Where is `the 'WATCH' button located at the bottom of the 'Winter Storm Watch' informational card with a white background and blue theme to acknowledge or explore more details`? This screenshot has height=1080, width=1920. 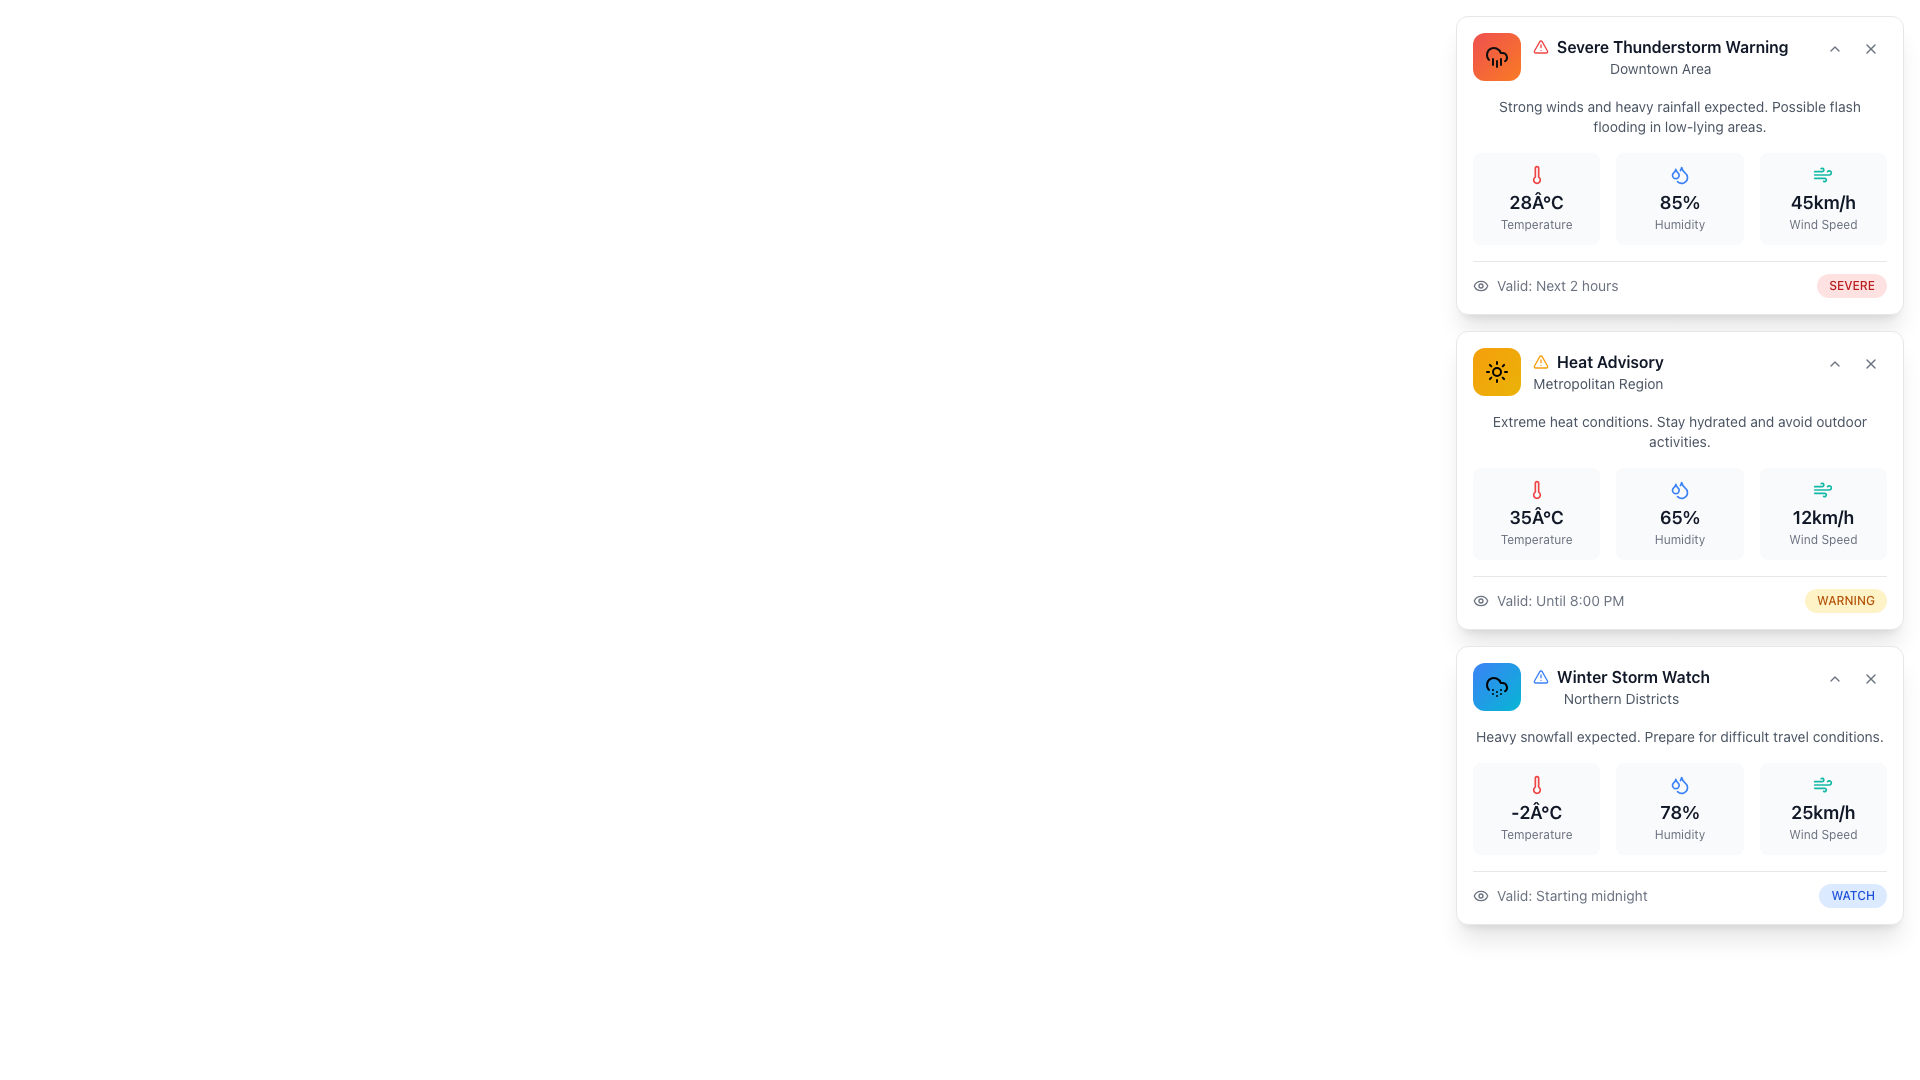 the 'WATCH' button located at the bottom of the 'Winter Storm Watch' informational card with a white background and blue theme to acknowledge or explore more details is located at coordinates (1680, 784).